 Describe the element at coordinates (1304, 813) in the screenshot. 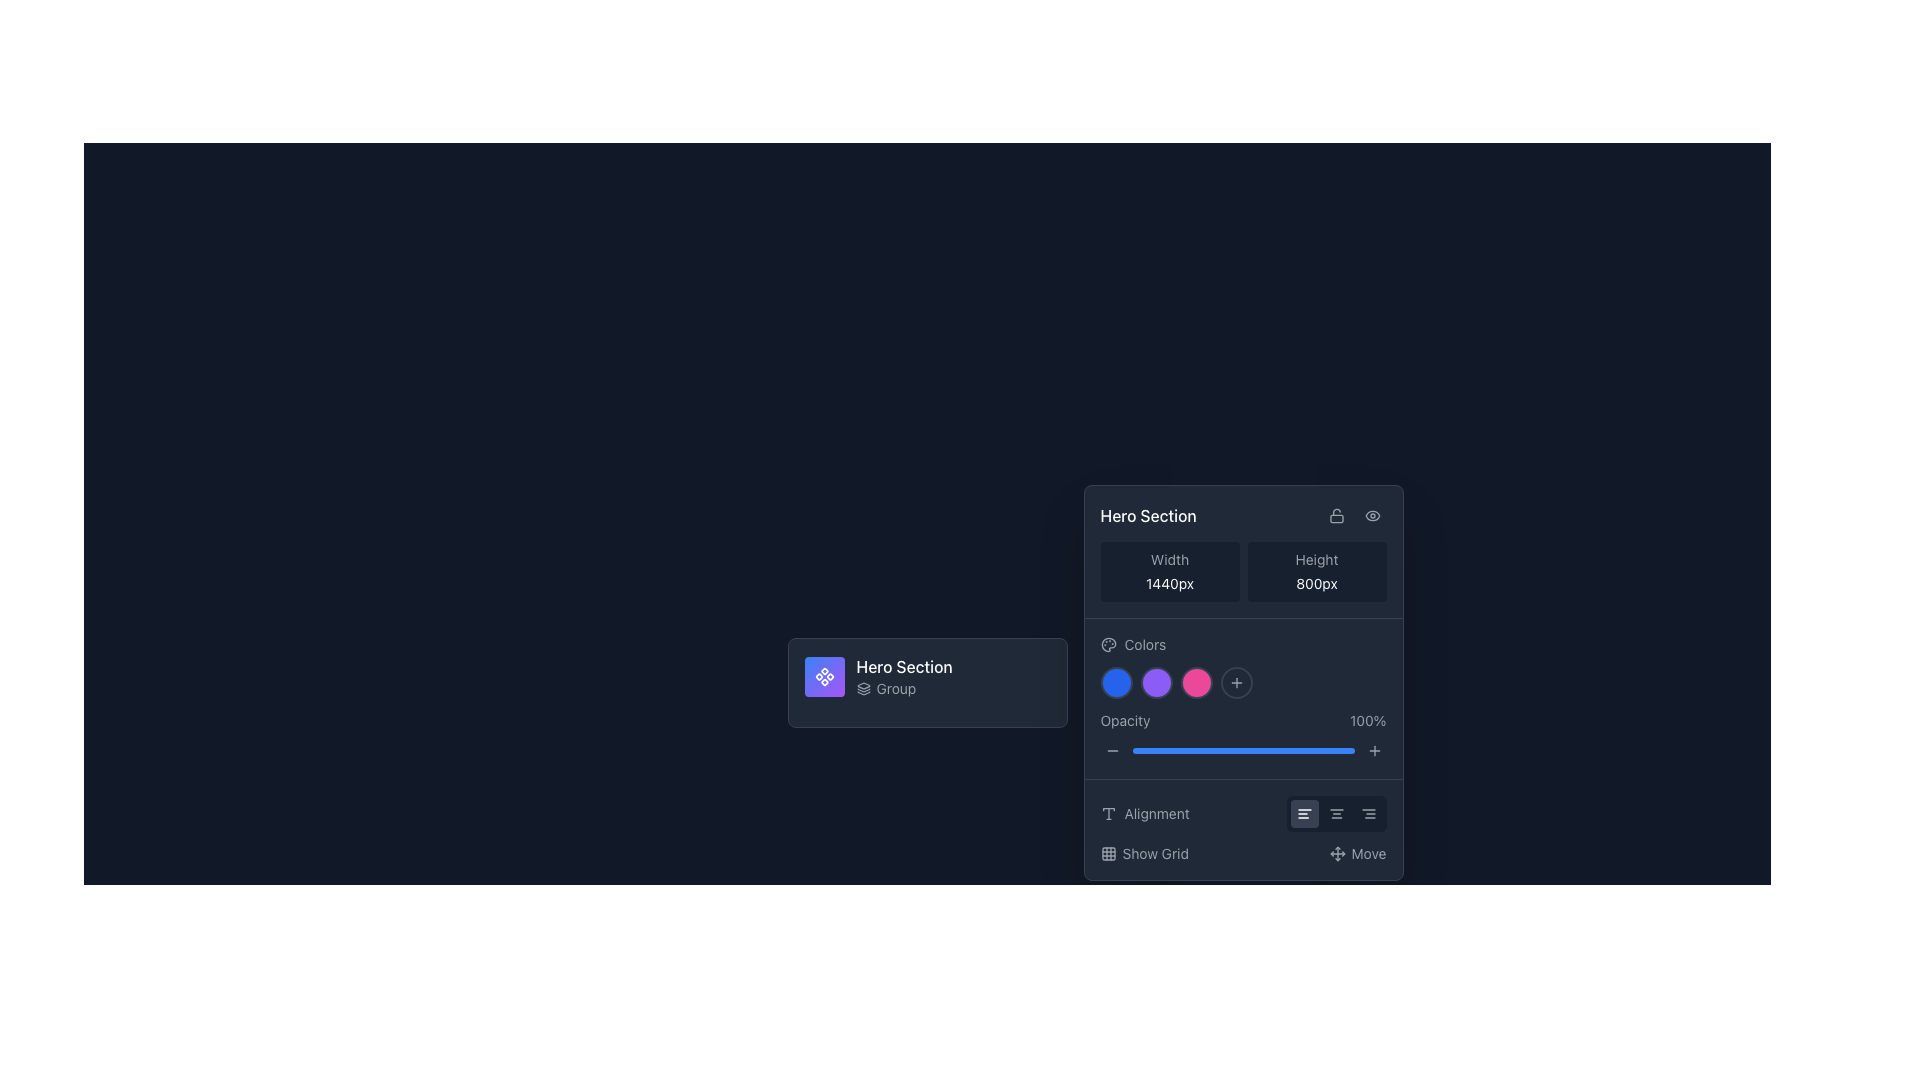

I see `the first button in the horizontal row of alignment options within the 'Hero Section' settings panel to set the text alignment to left-aligned` at that location.